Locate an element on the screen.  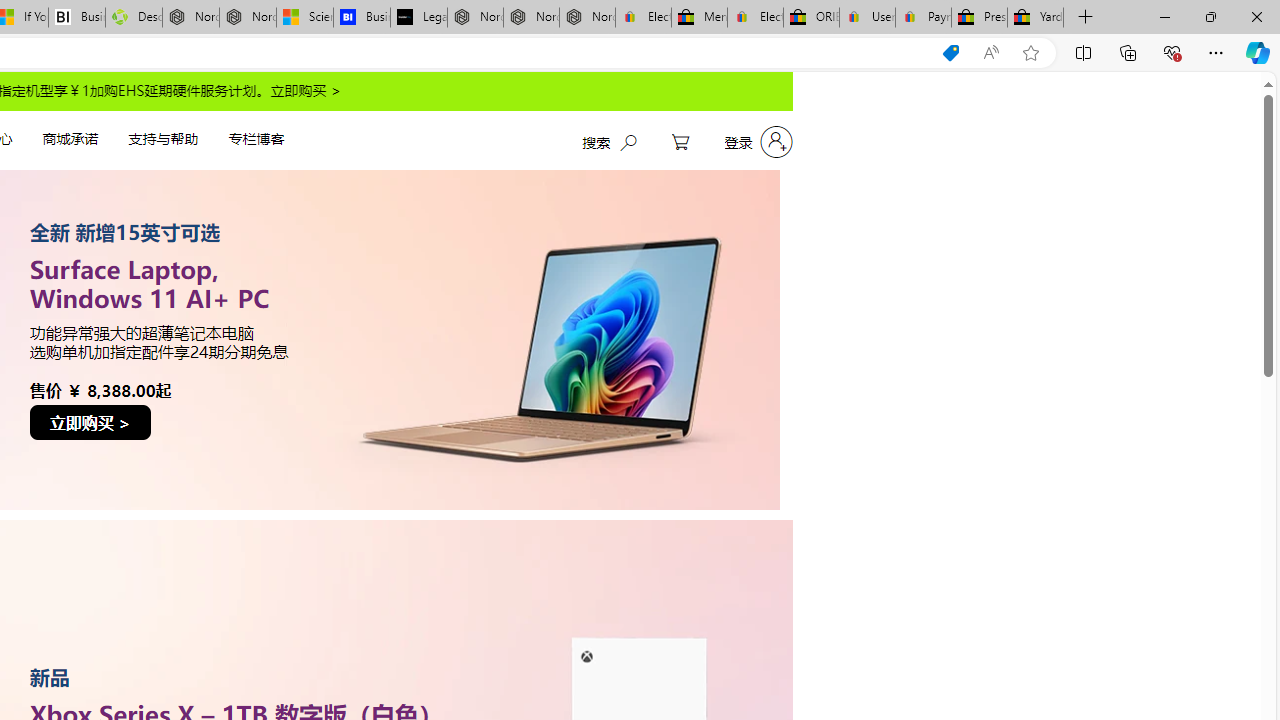
'Yard, Garden & Outdoor Living' is located at coordinates (1035, 17).